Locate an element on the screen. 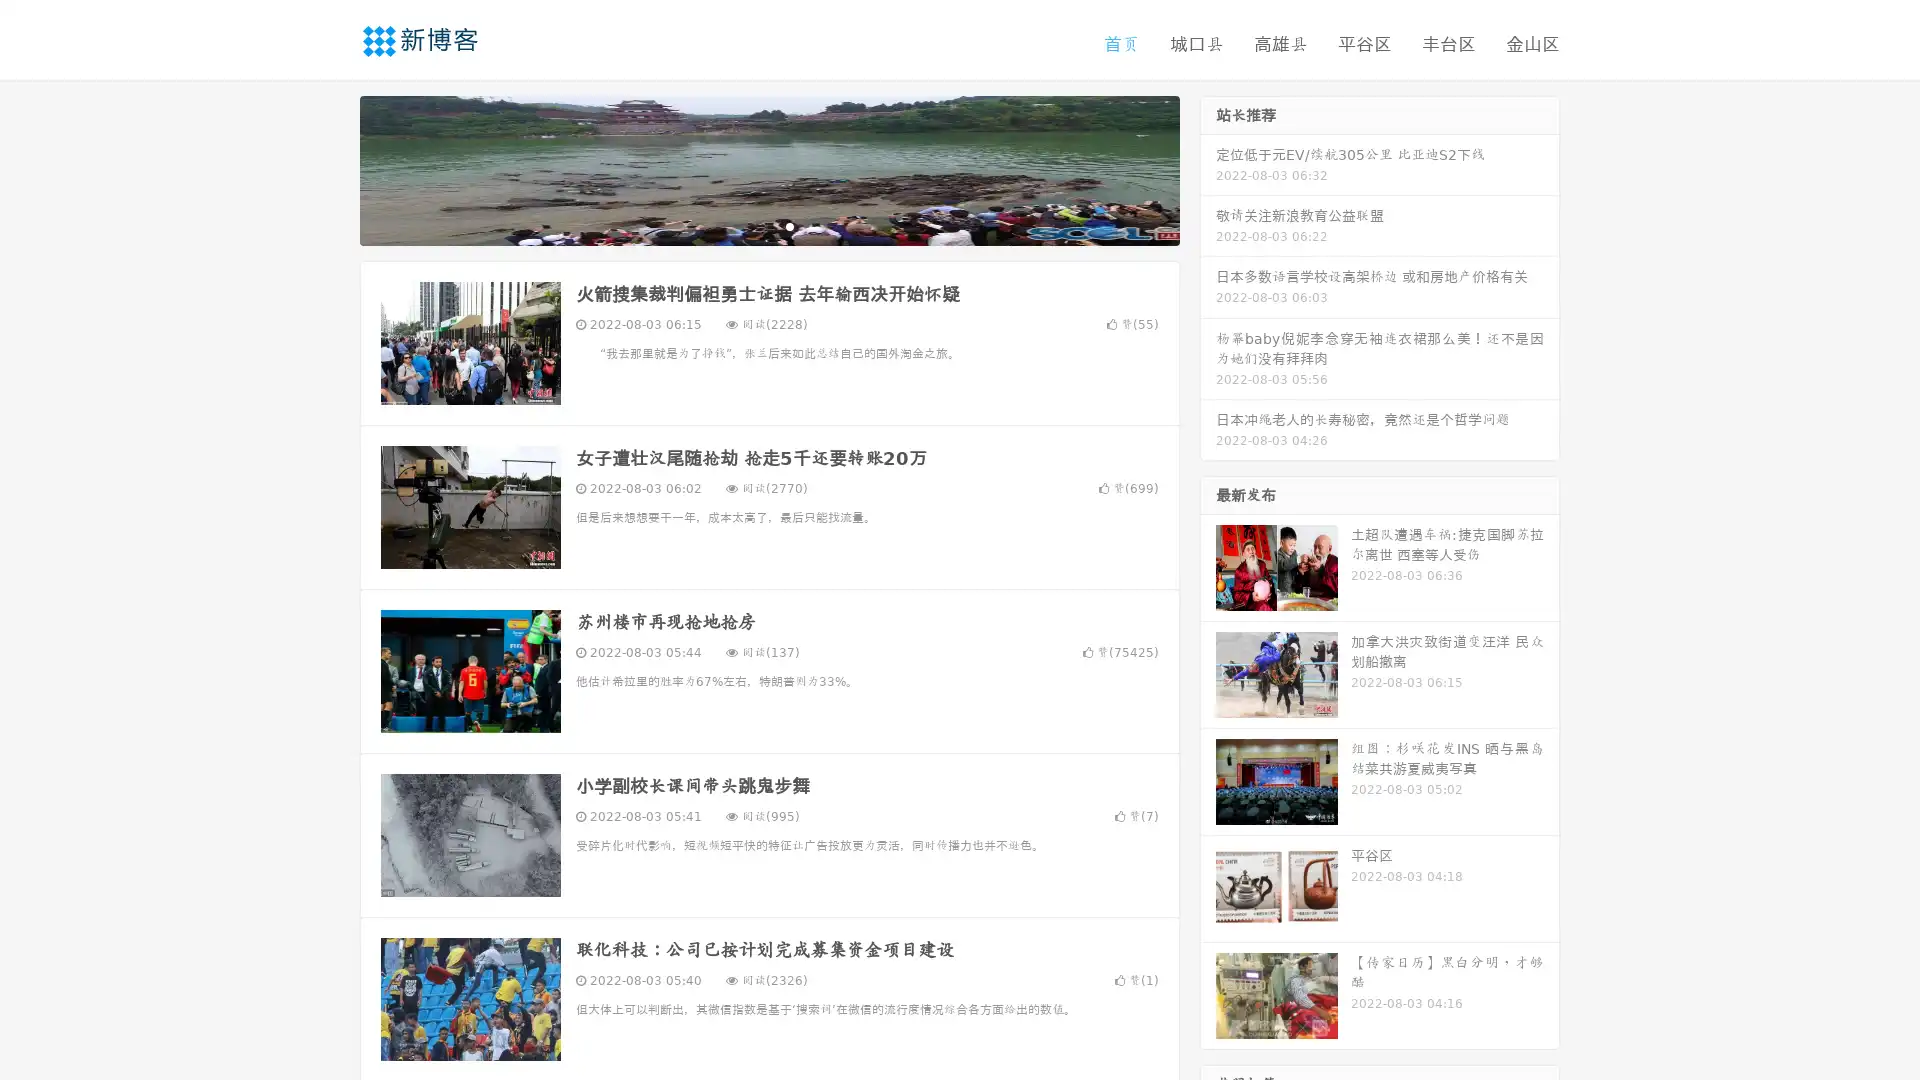 The image size is (1920, 1080). Previous slide is located at coordinates (330, 168).